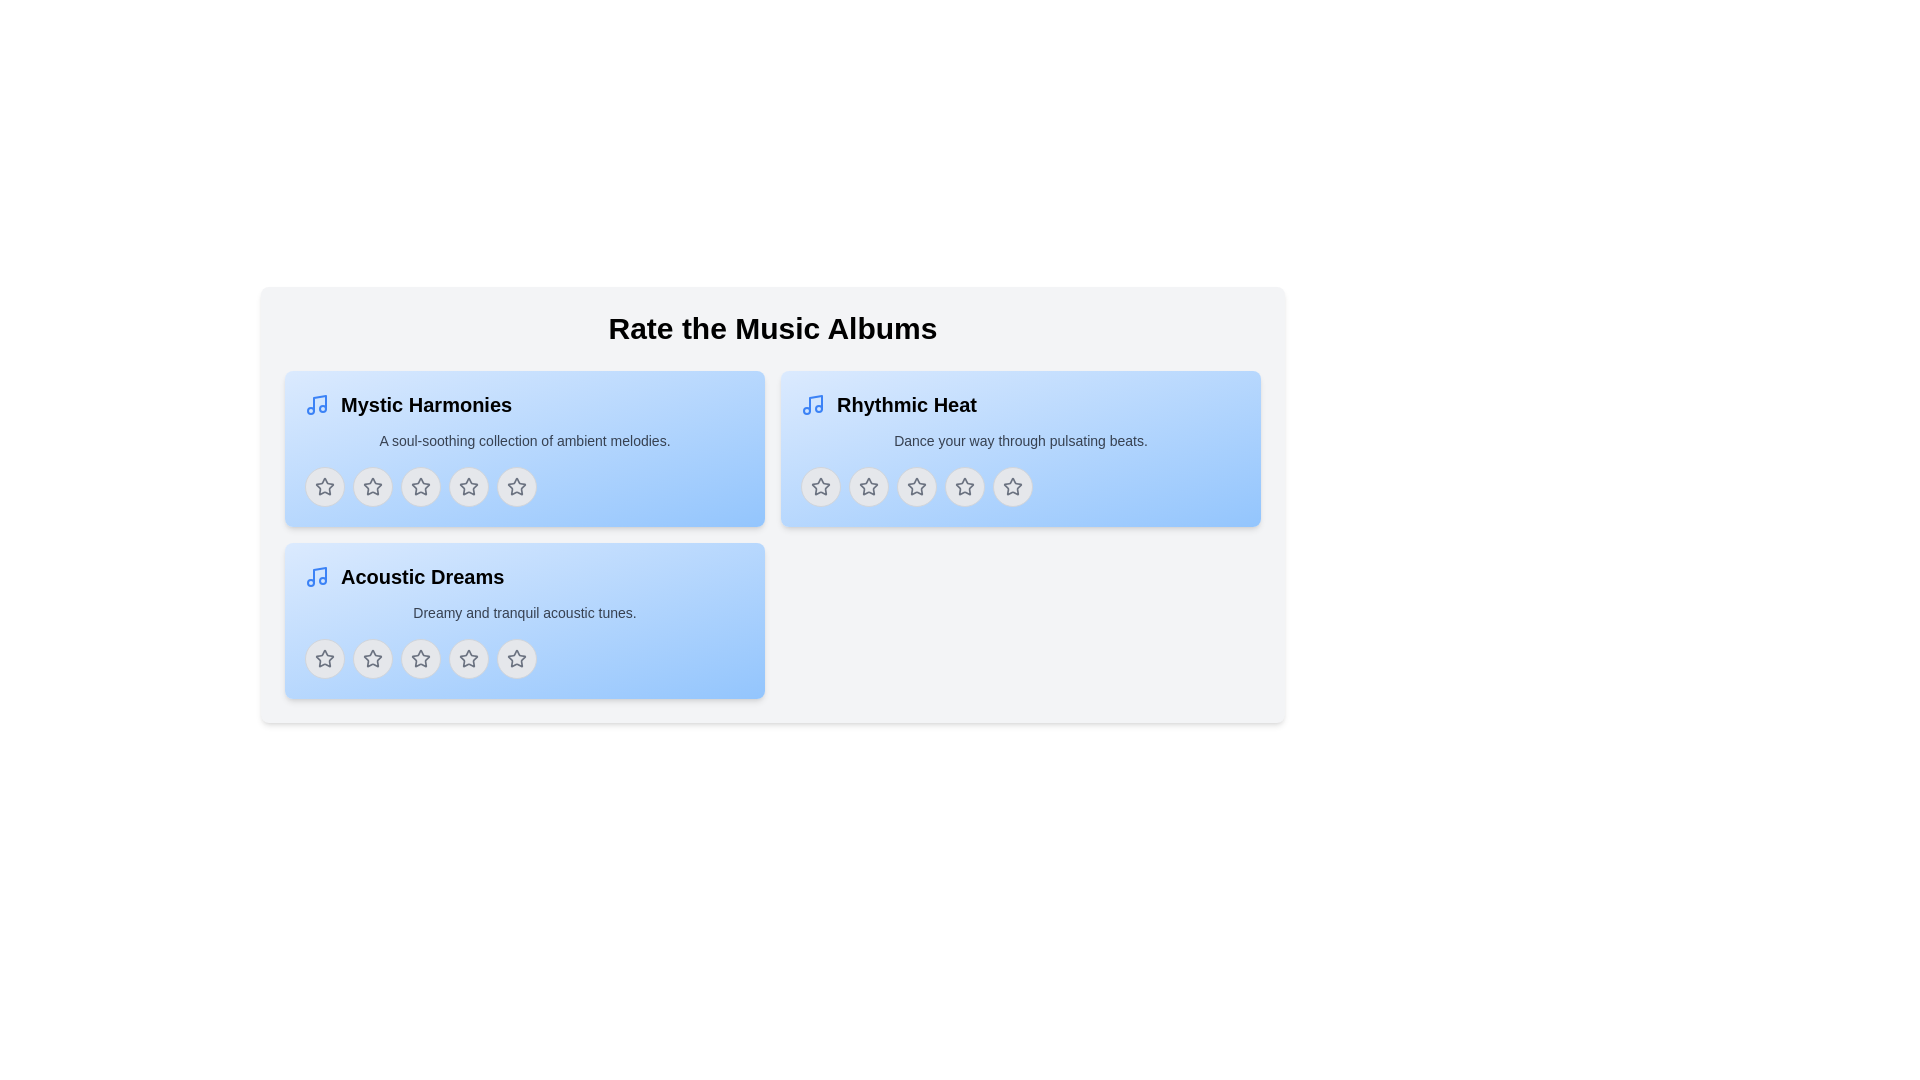 The height and width of the screenshot is (1080, 1920). I want to click on the first star-shaped icon in the rating row under 'Mystic Harmonies', so click(325, 486).